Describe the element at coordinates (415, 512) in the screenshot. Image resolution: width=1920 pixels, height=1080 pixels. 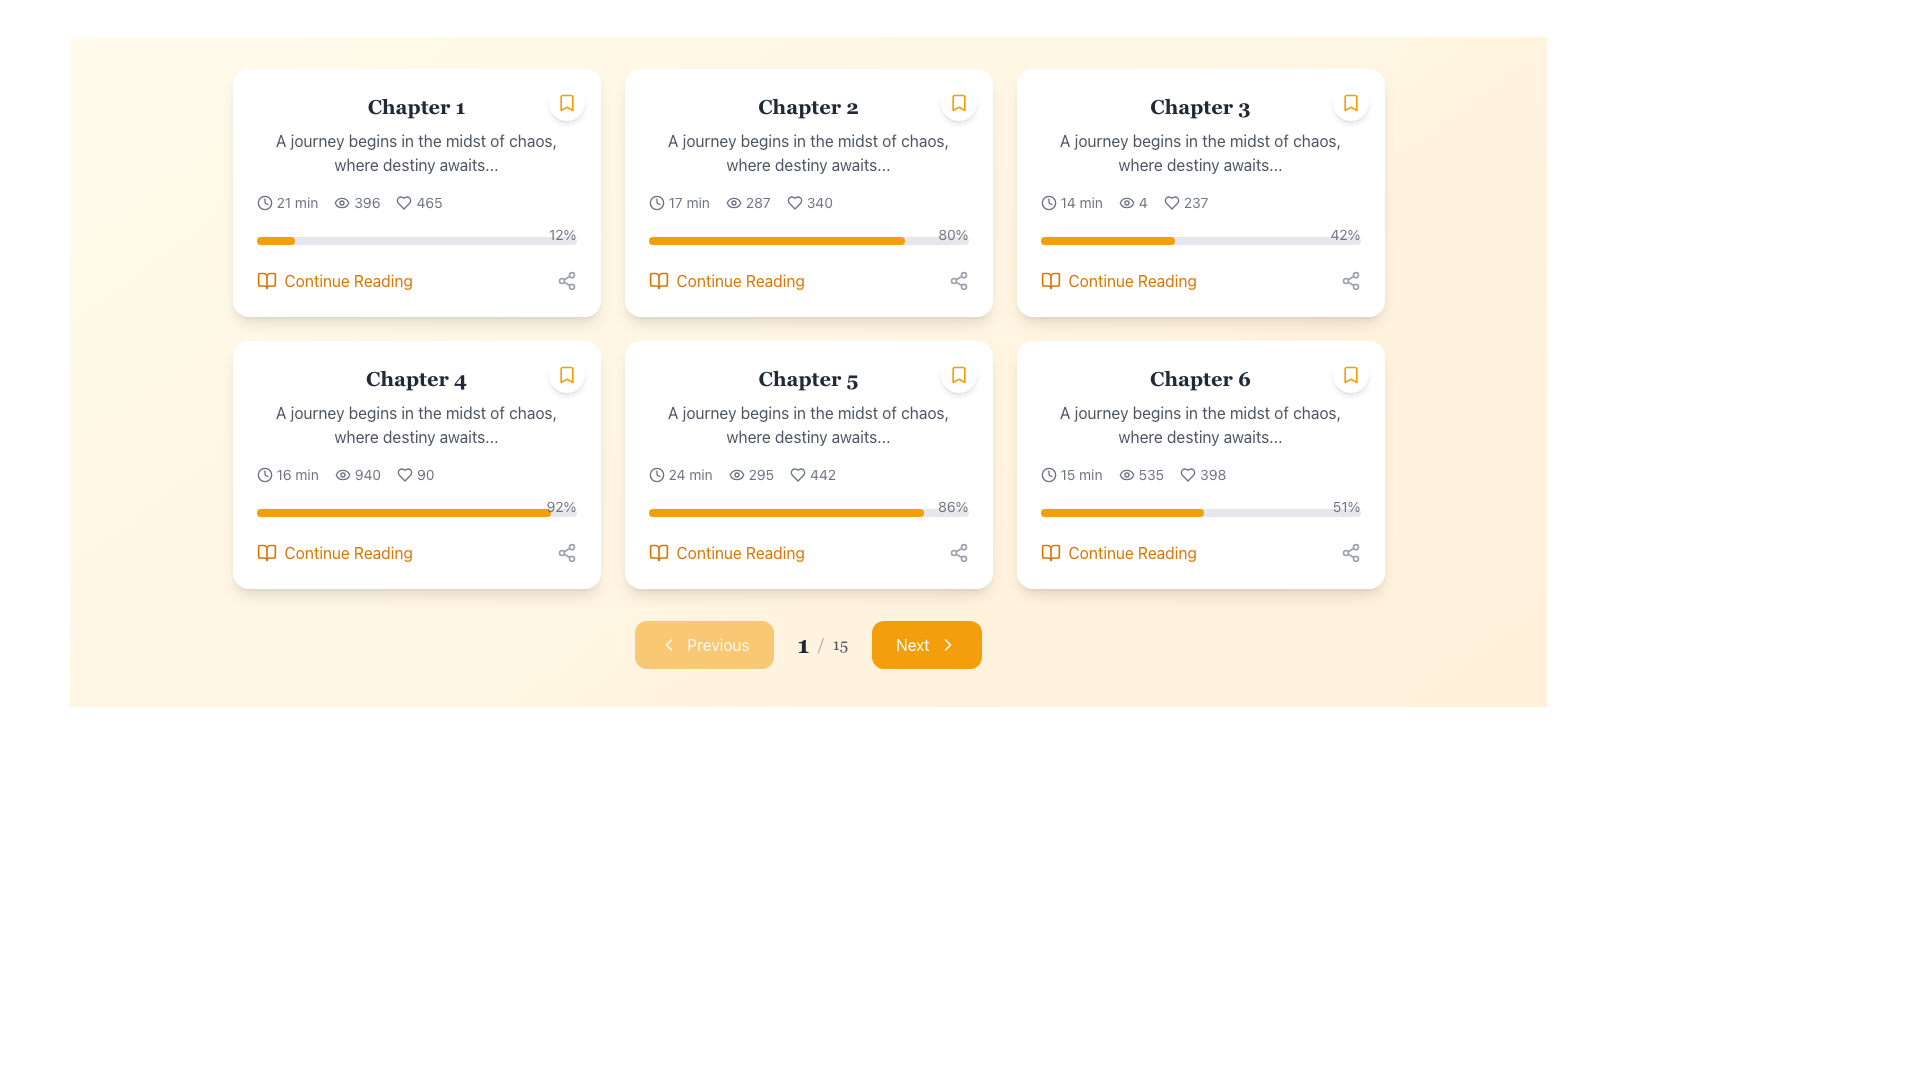
I see `the progress bar indicating 92% completion status of 'Chapter 4', located below the details of the chapter in the center-left card` at that location.